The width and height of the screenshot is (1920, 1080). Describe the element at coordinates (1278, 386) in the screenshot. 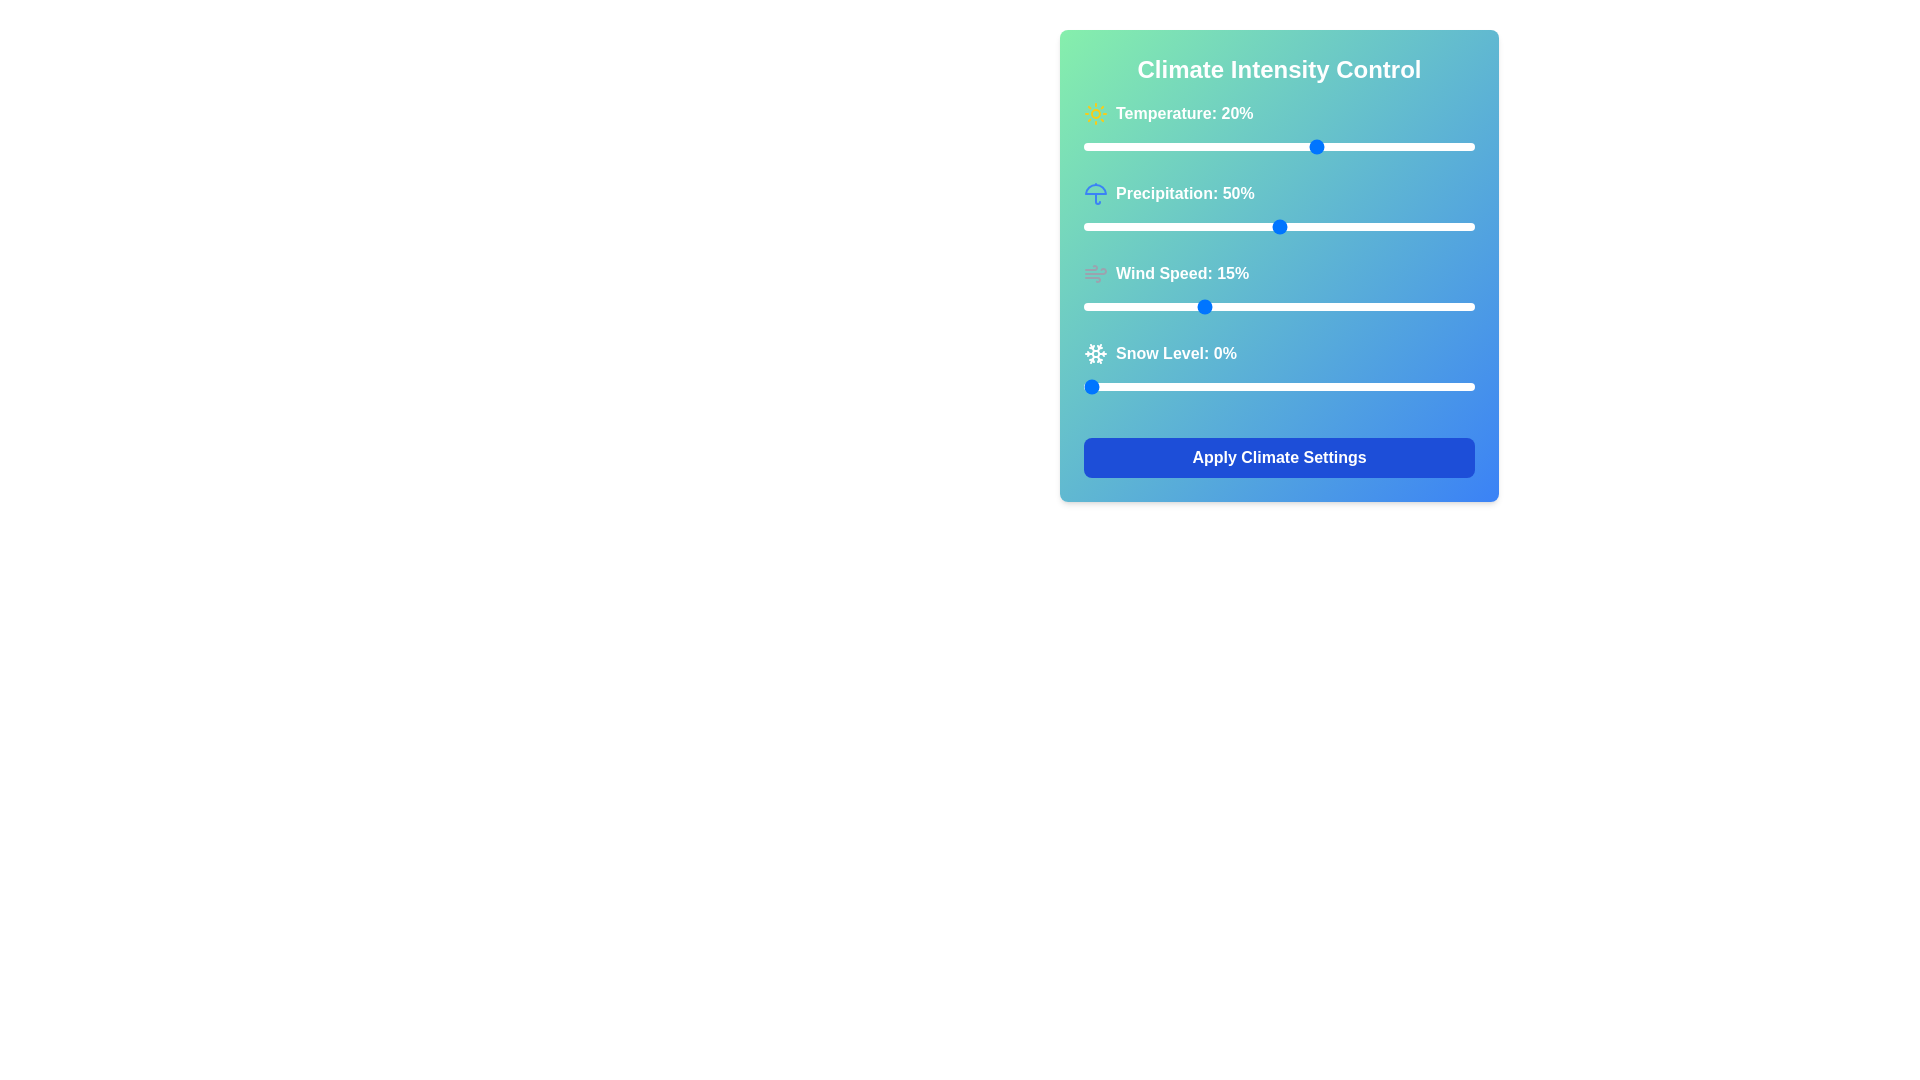

I see `the snow level range slider located under the 'Snow Level: 0%' label in the 'Climate Intensity Control' panel to move the slider thumb` at that location.